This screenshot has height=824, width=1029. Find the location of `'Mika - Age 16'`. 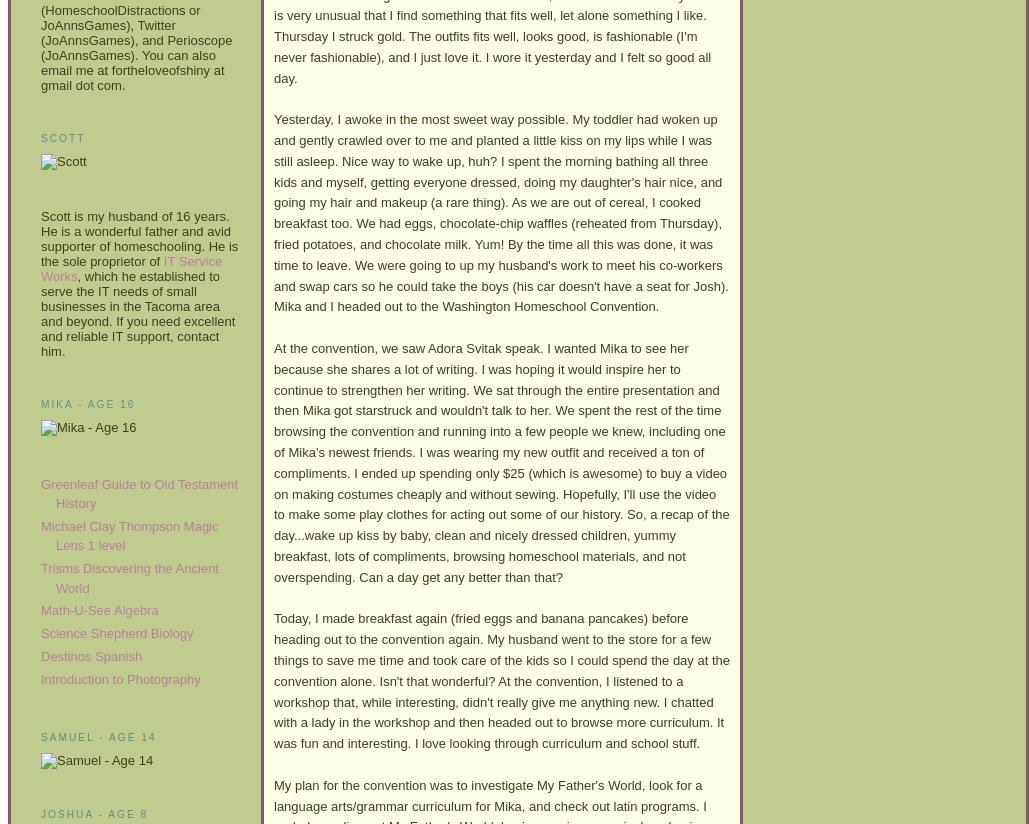

'Mika - Age 16' is located at coordinates (40, 403).